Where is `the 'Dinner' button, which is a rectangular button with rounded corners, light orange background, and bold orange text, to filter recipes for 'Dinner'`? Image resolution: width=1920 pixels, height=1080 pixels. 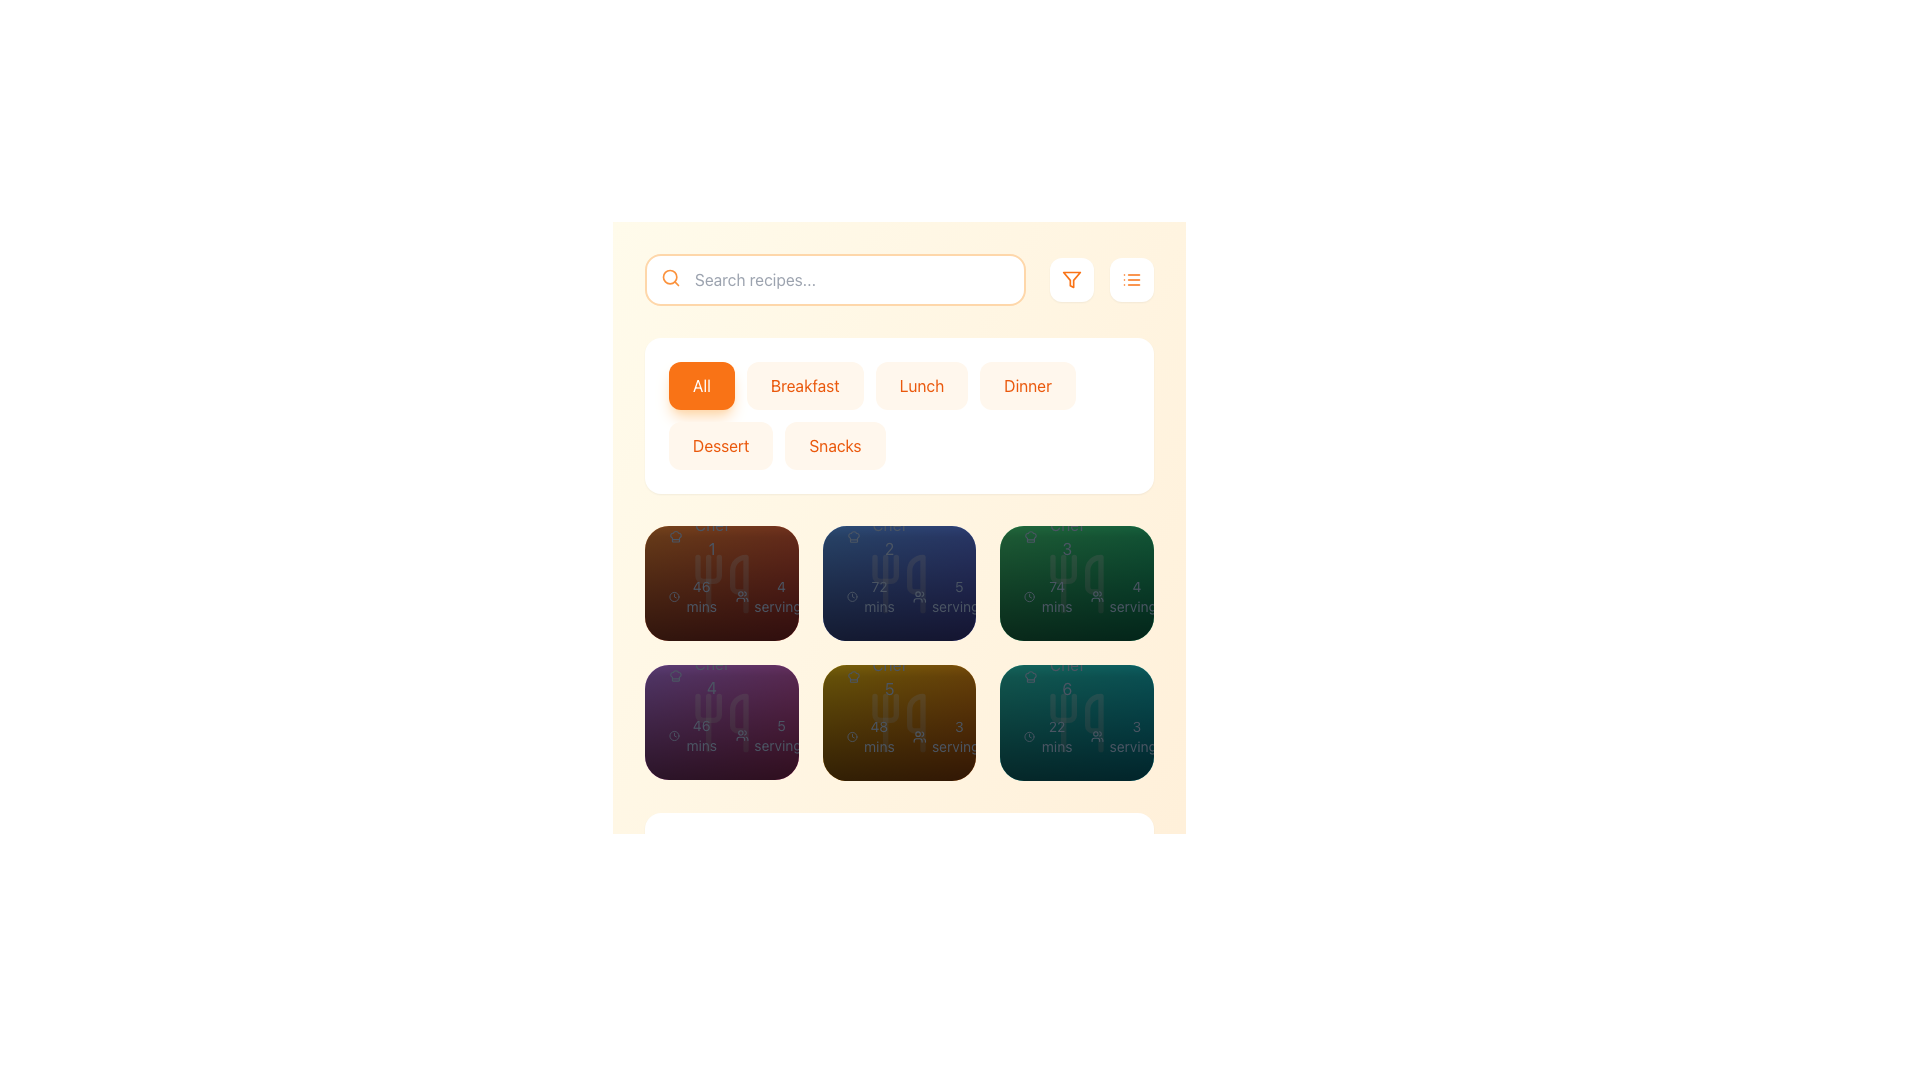
the 'Dinner' button, which is a rectangular button with rounded corners, light orange background, and bold orange text, to filter recipes for 'Dinner' is located at coordinates (1027, 385).